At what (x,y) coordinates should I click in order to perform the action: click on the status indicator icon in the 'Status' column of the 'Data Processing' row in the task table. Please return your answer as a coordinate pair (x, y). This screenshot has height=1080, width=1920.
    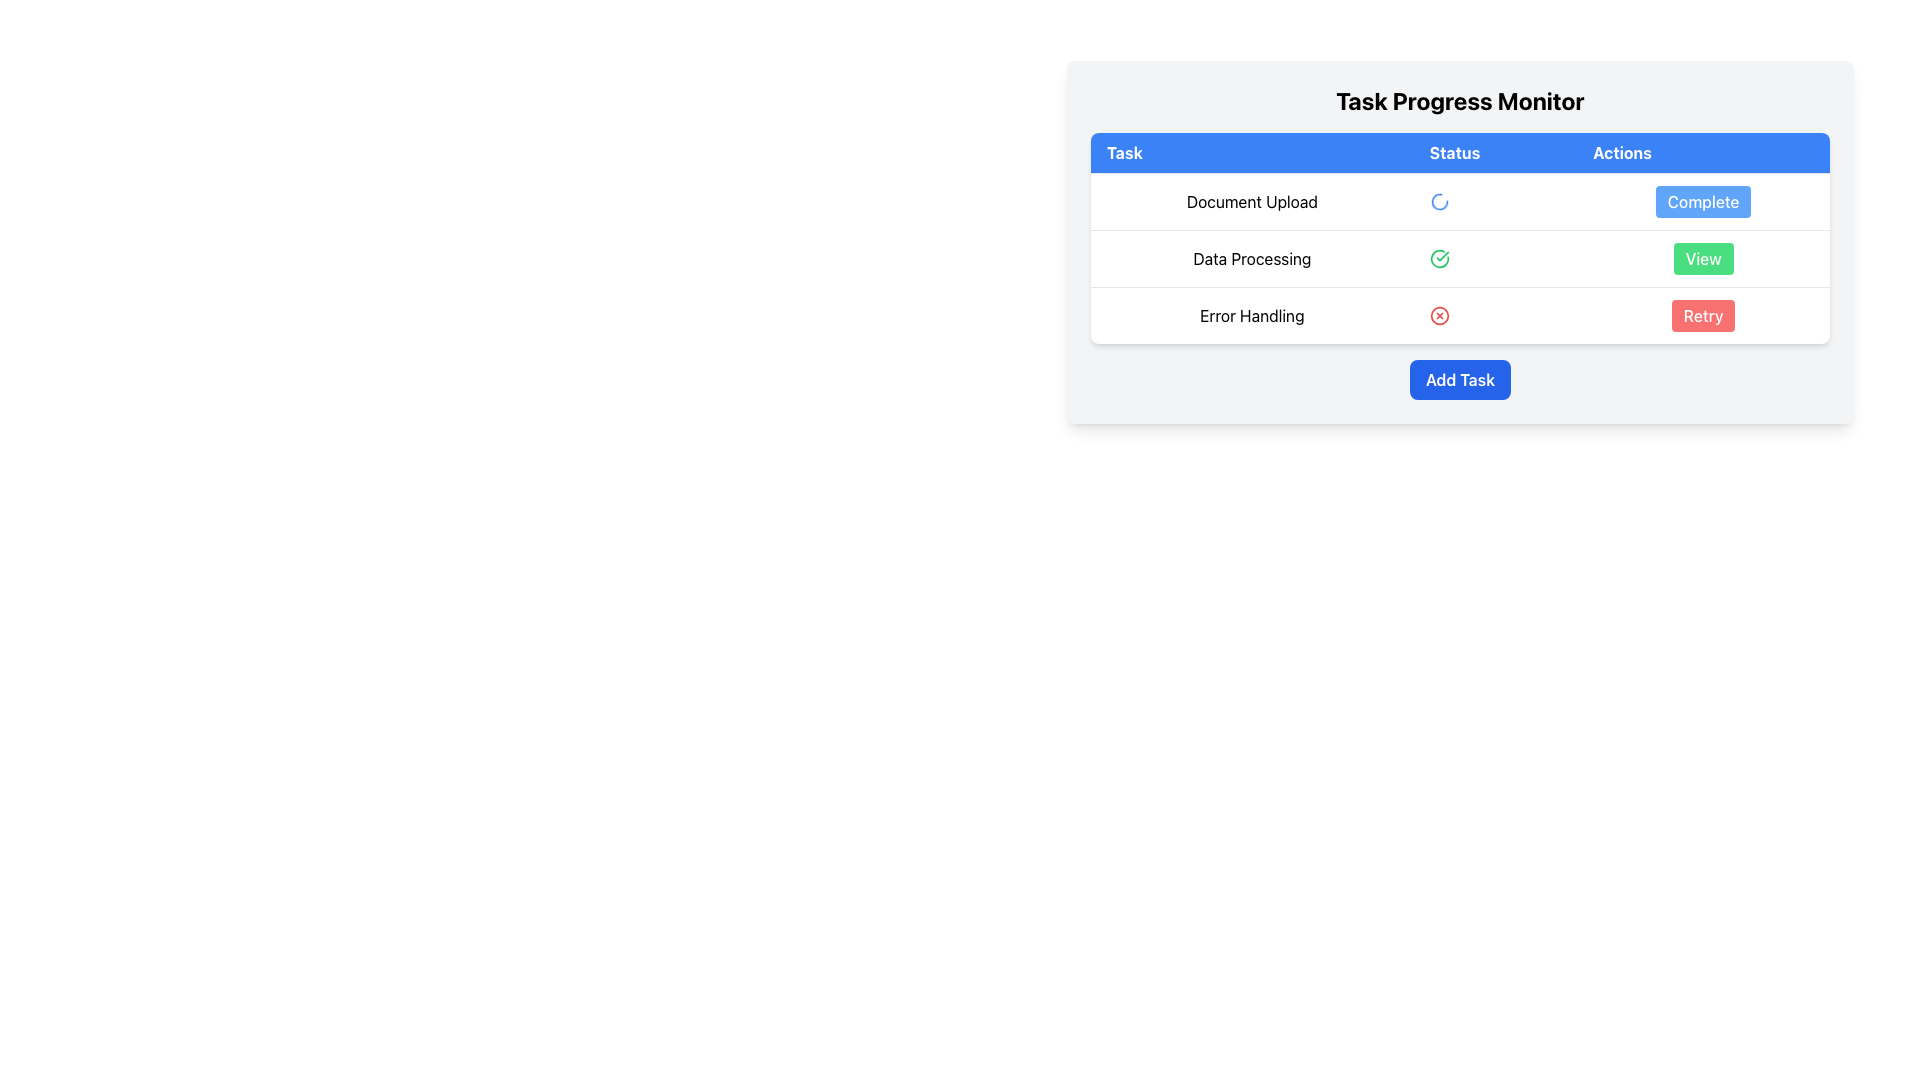
    Looking at the image, I should click on (1438, 257).